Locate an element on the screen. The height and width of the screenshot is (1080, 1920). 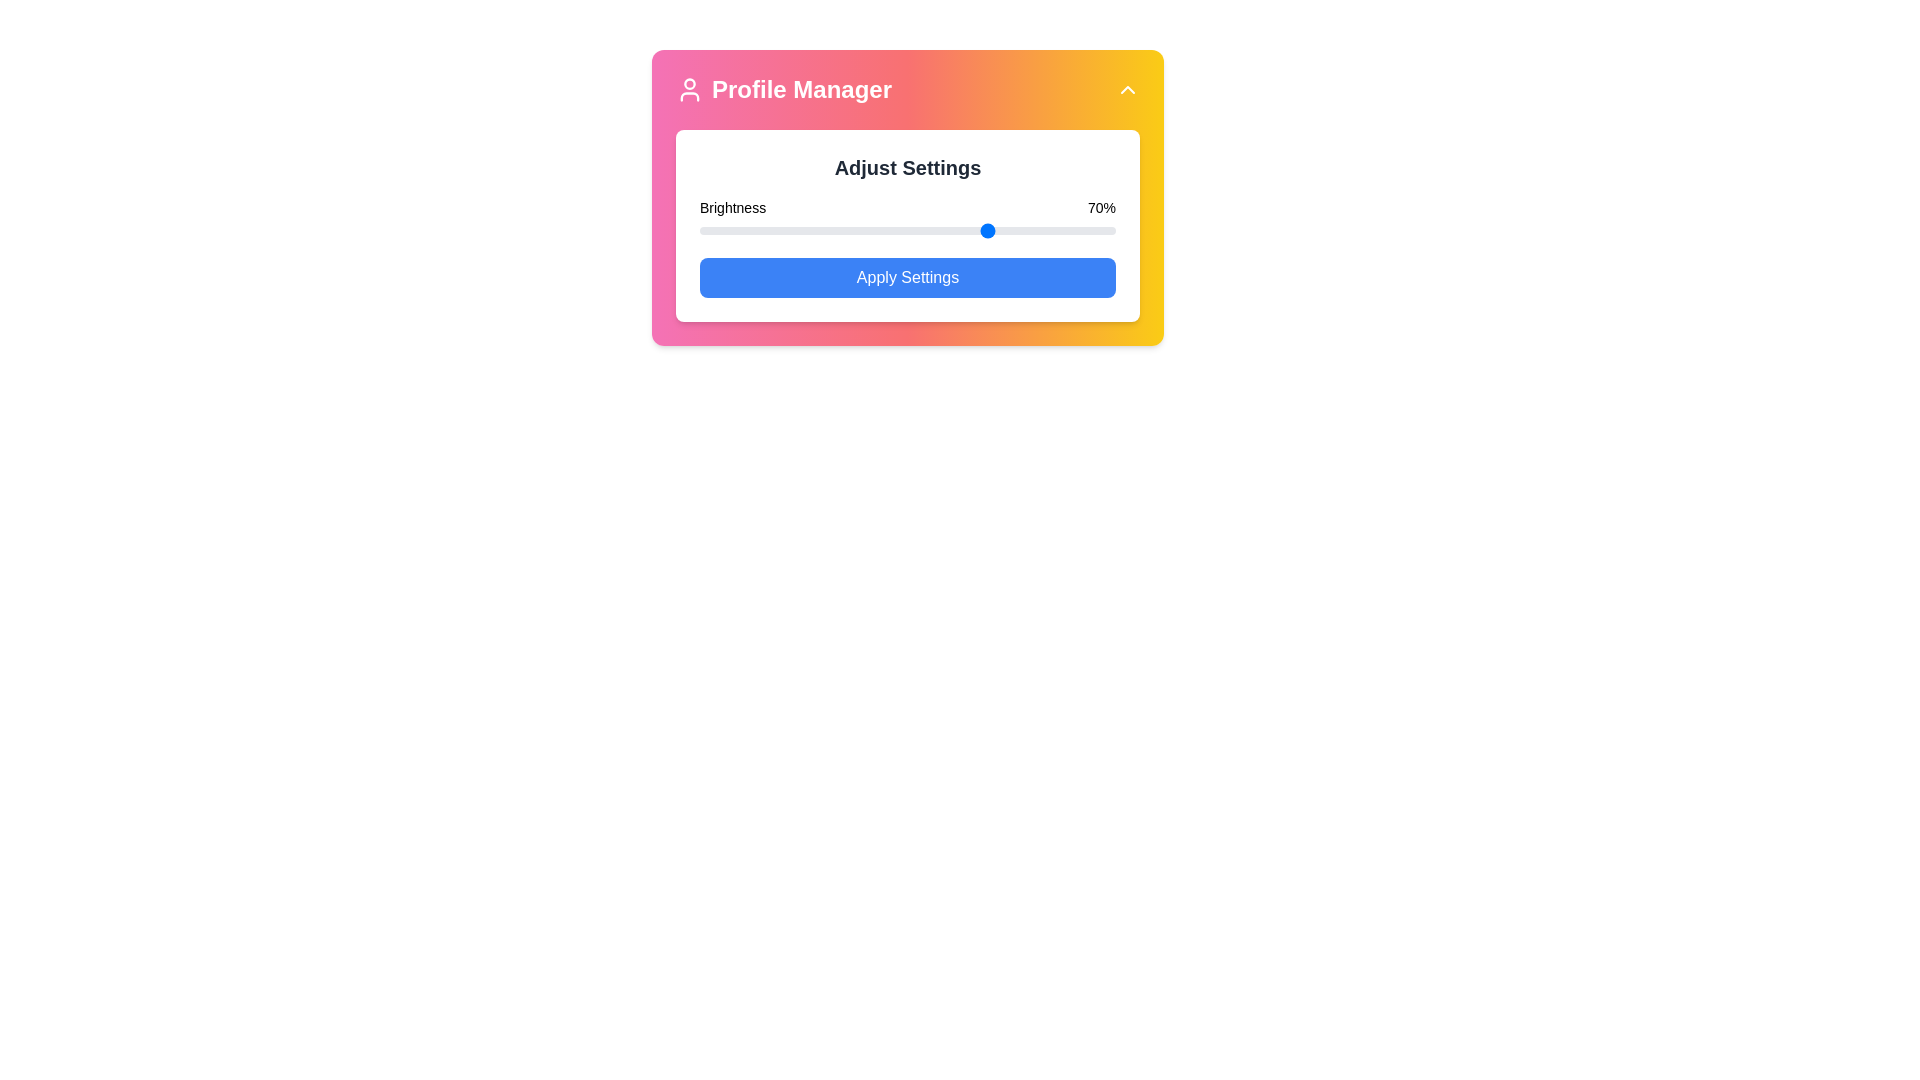
brightness is located at coordinates (948, 230).